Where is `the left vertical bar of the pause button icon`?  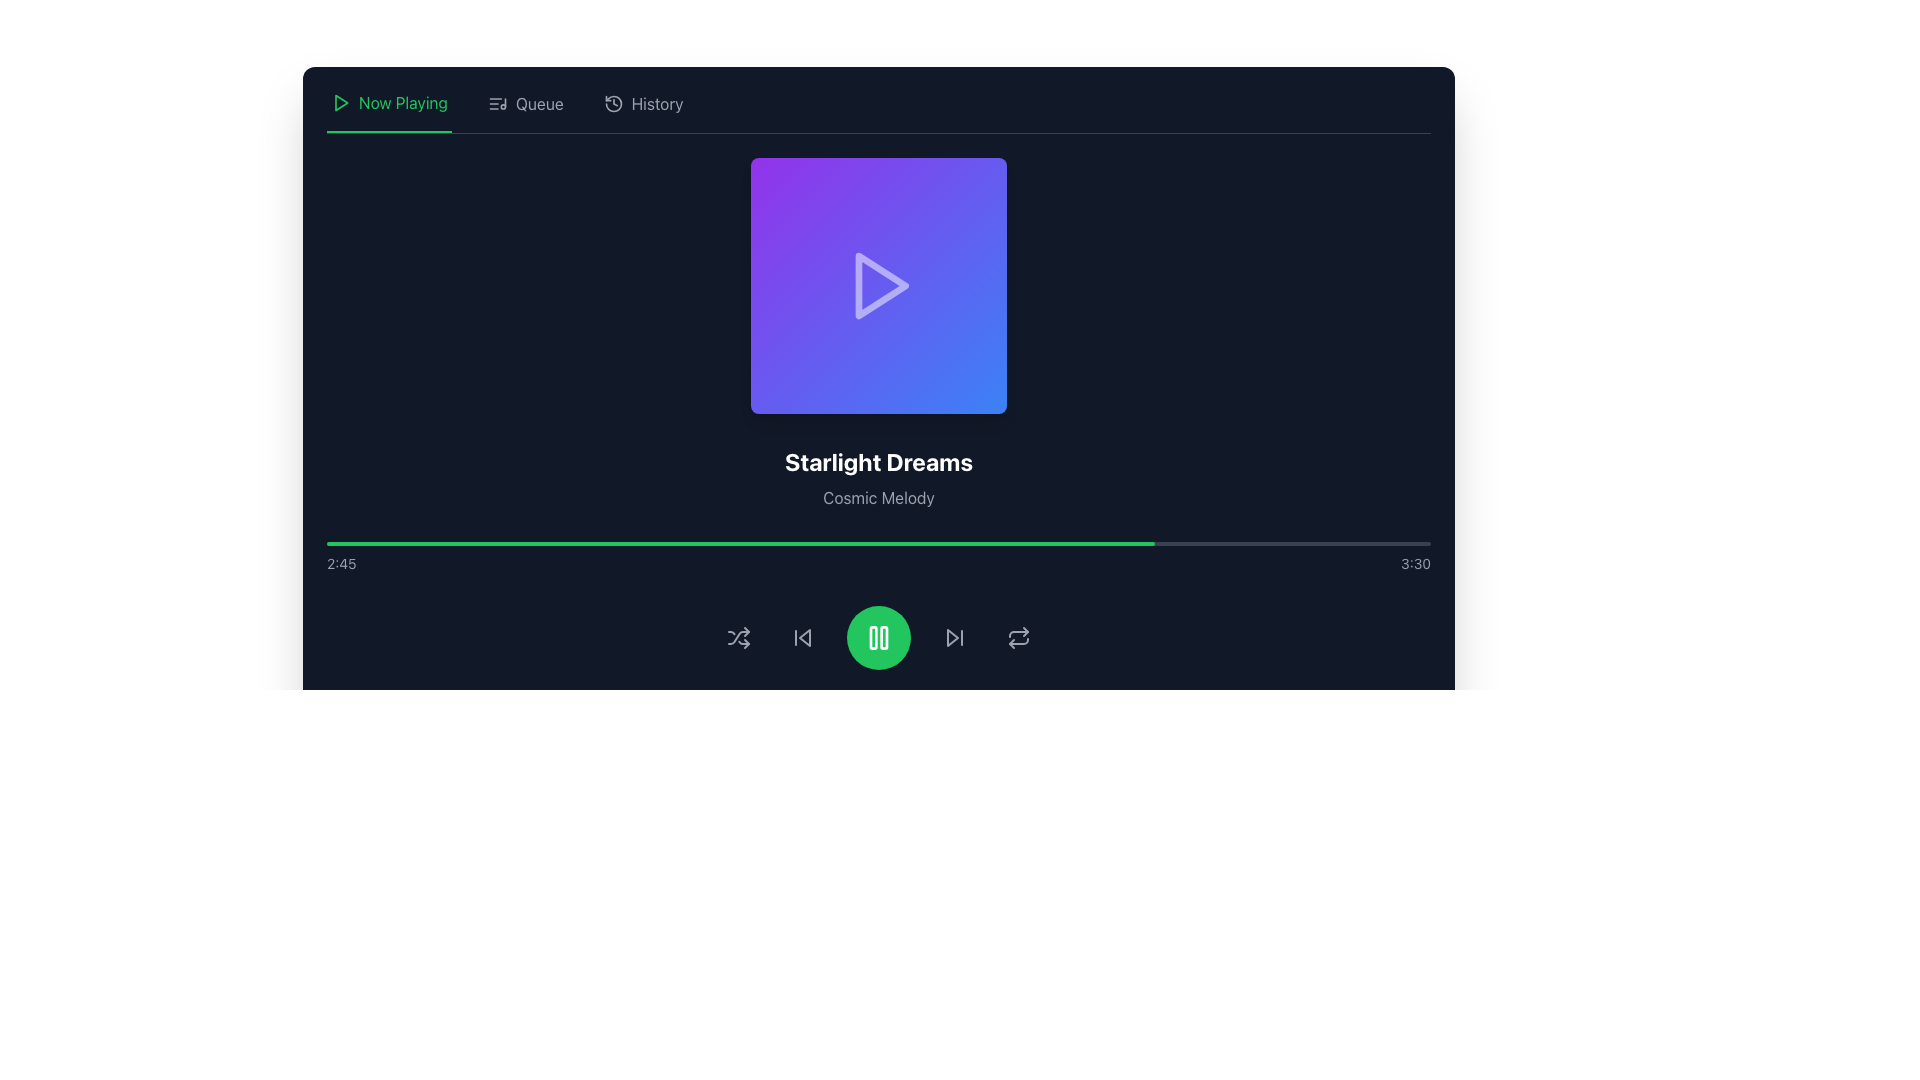 the left vertical bar of the pause button icon is located at coordinates (873, 637).